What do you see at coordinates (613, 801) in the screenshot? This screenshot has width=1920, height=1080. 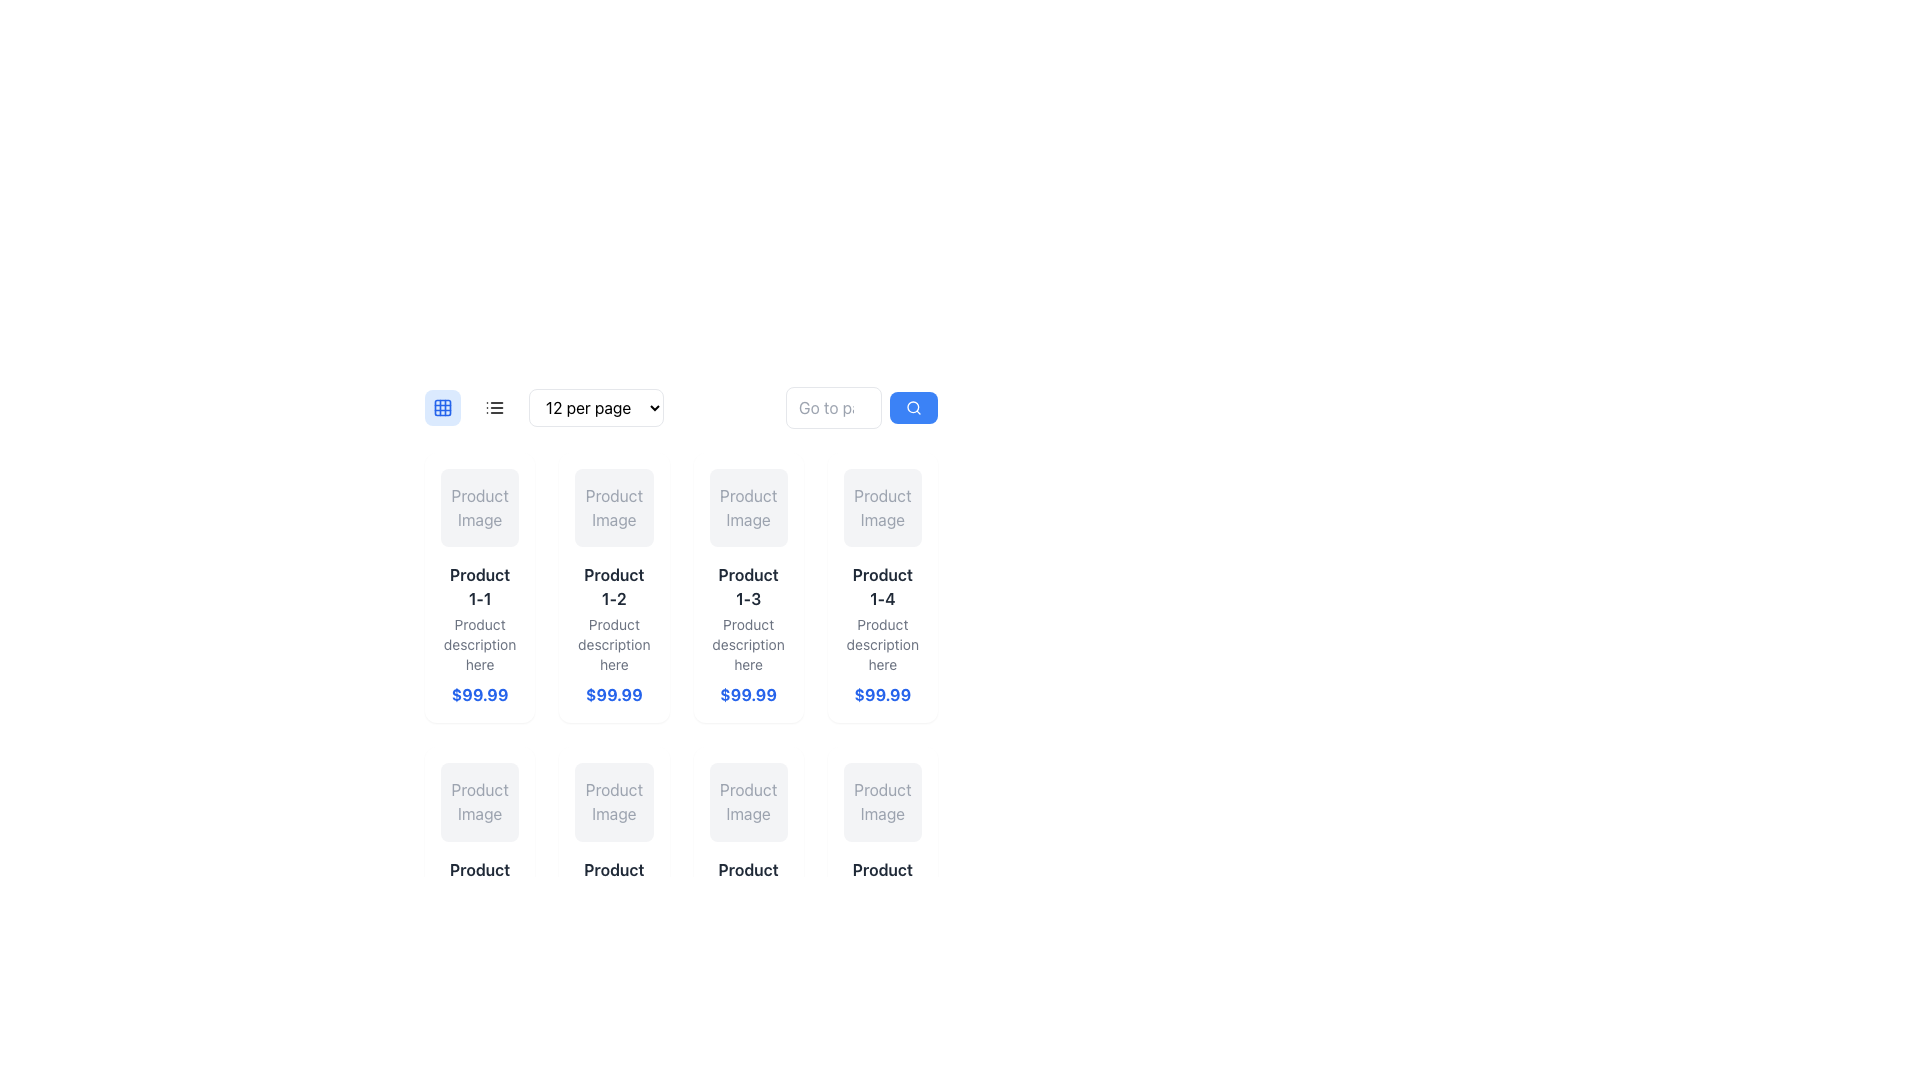 I see `the rectangular Placeholder component with a light gray background and rounded corners that contains the text 'Product Image'` at bounding box center [613, 801].